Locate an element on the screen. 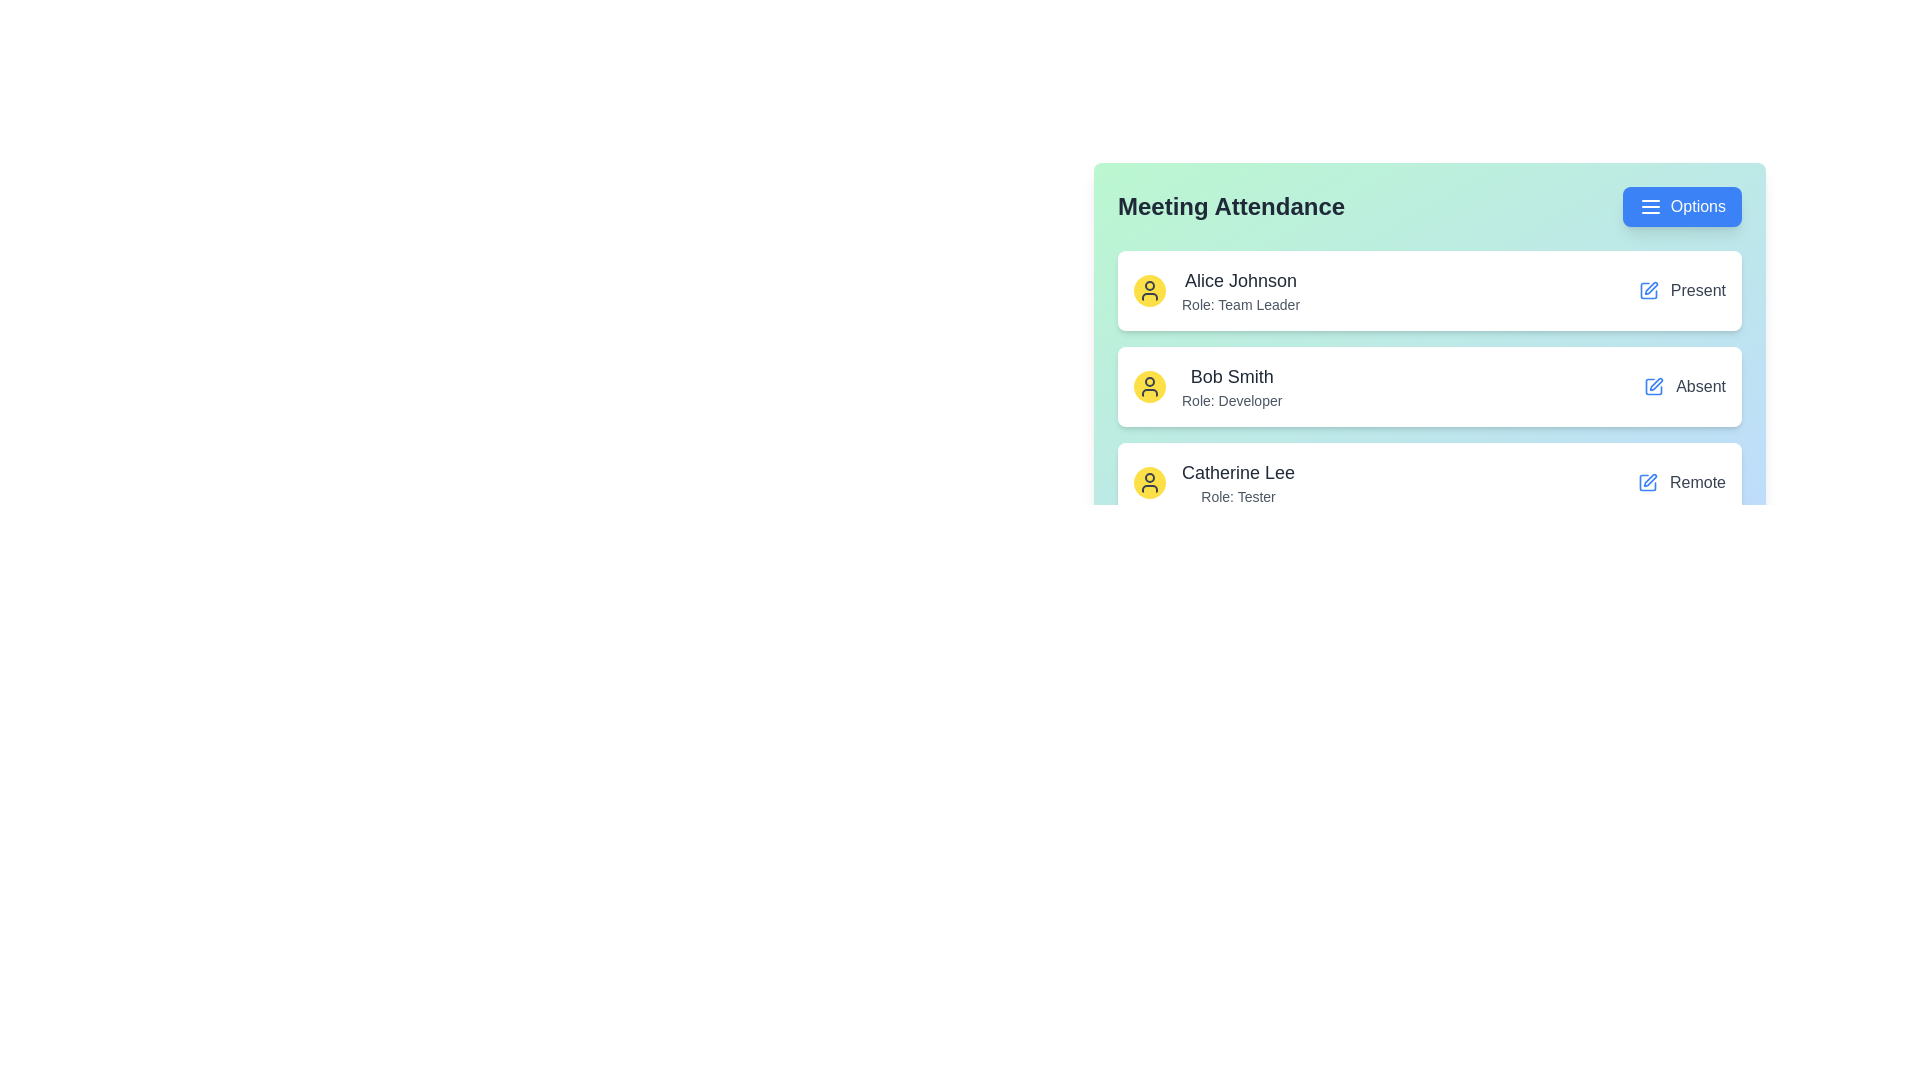 The height and width of the screenshot is (1080, 1920). text label displaying 'Bob Smith', which serves as the title for the participant in the second card of the vertical list is located at coordinates (1231, 377).